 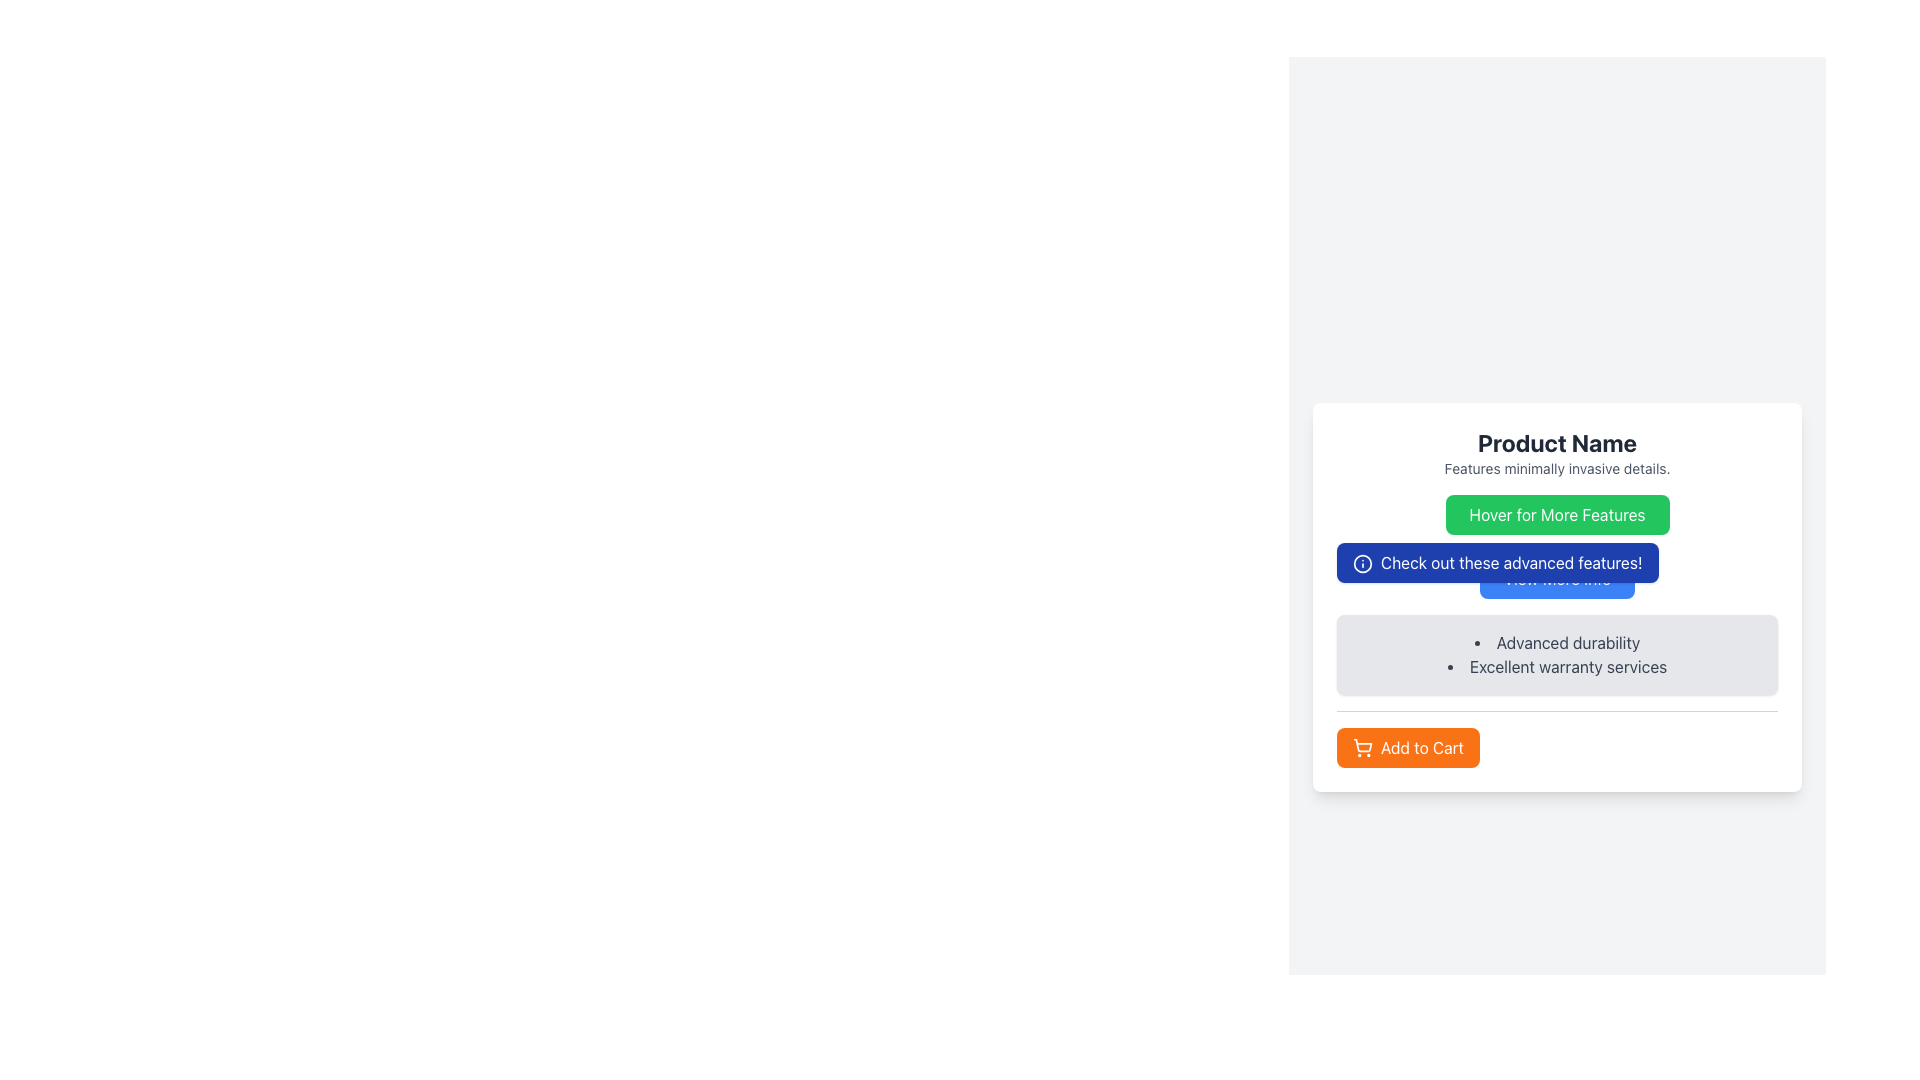 I want to click on bullet points in the Information block, which contains the items 'Advanced durability' and 'Excellent warranty services.', so click(x=1556, y=654).